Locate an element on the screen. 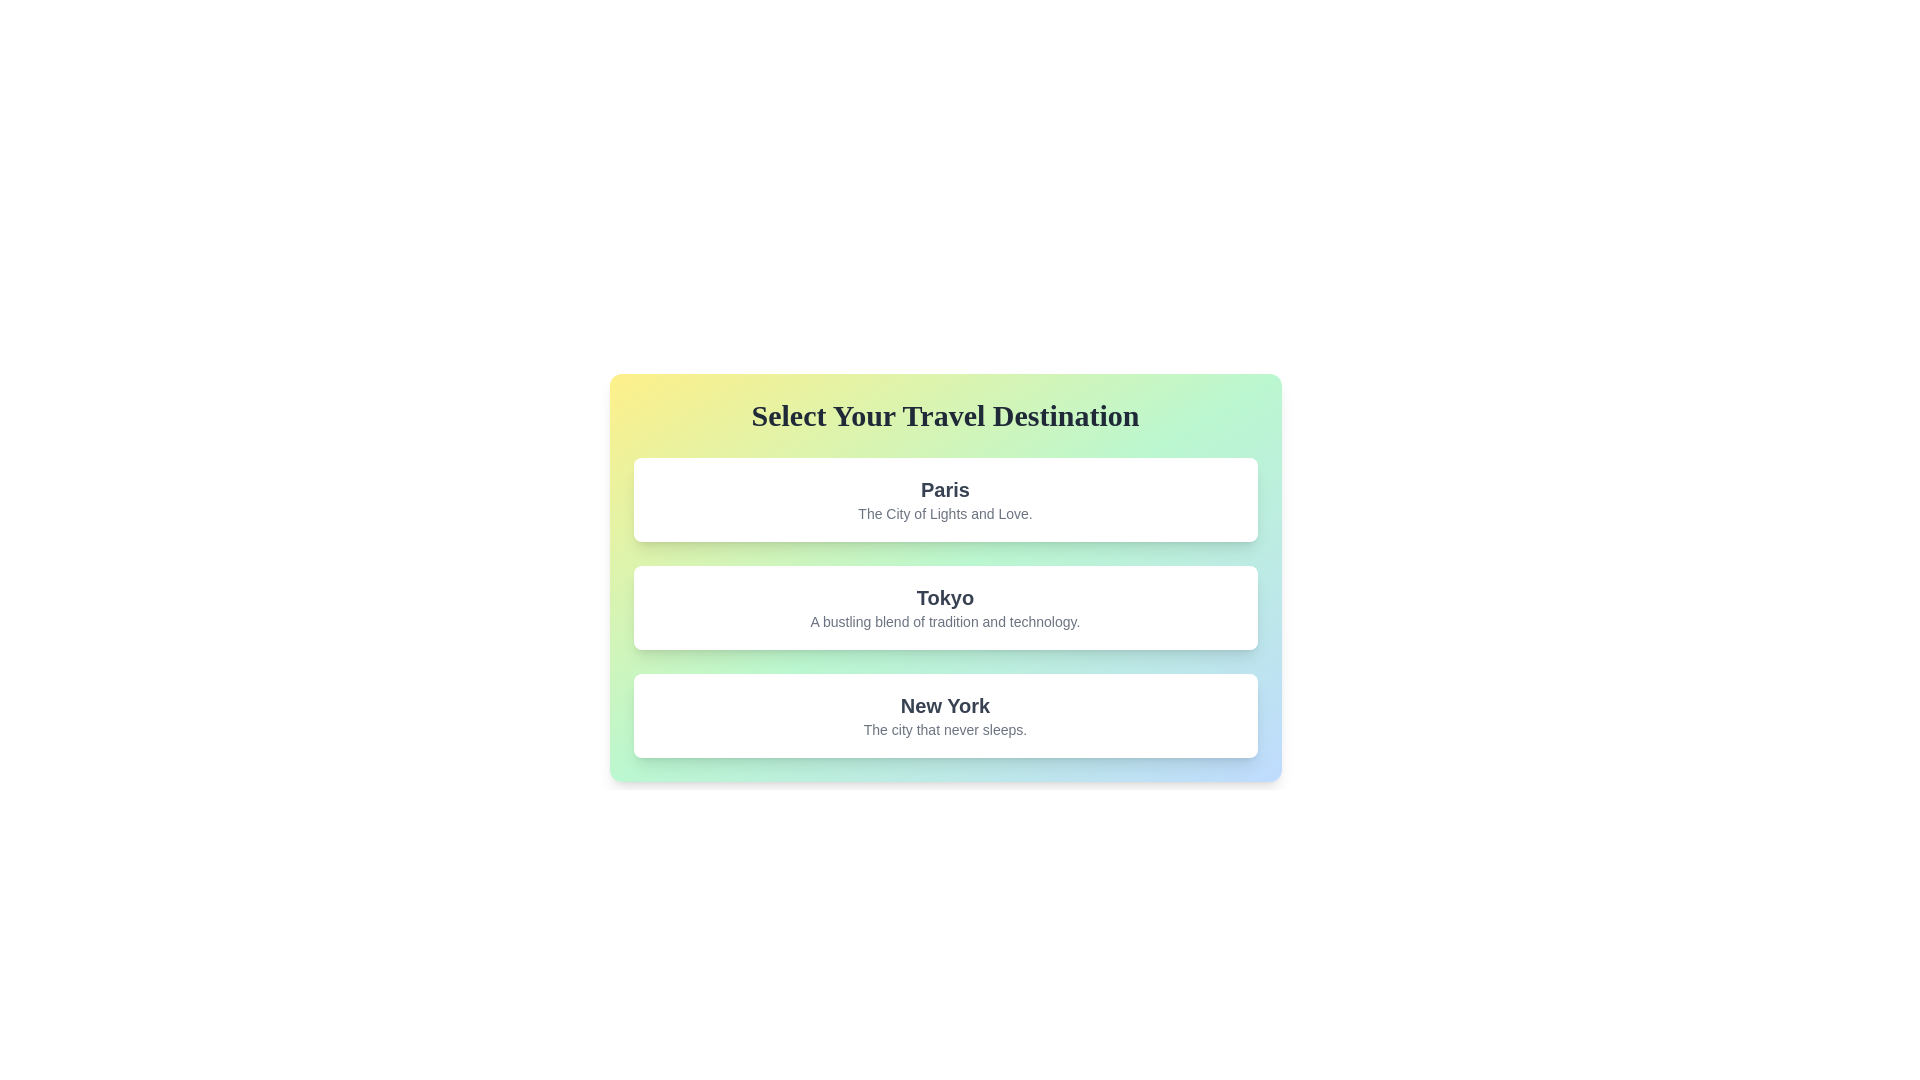  the card representing 'Tokyo' in the vertically stacked list of travel destinations is located at coordinates (944, 607).